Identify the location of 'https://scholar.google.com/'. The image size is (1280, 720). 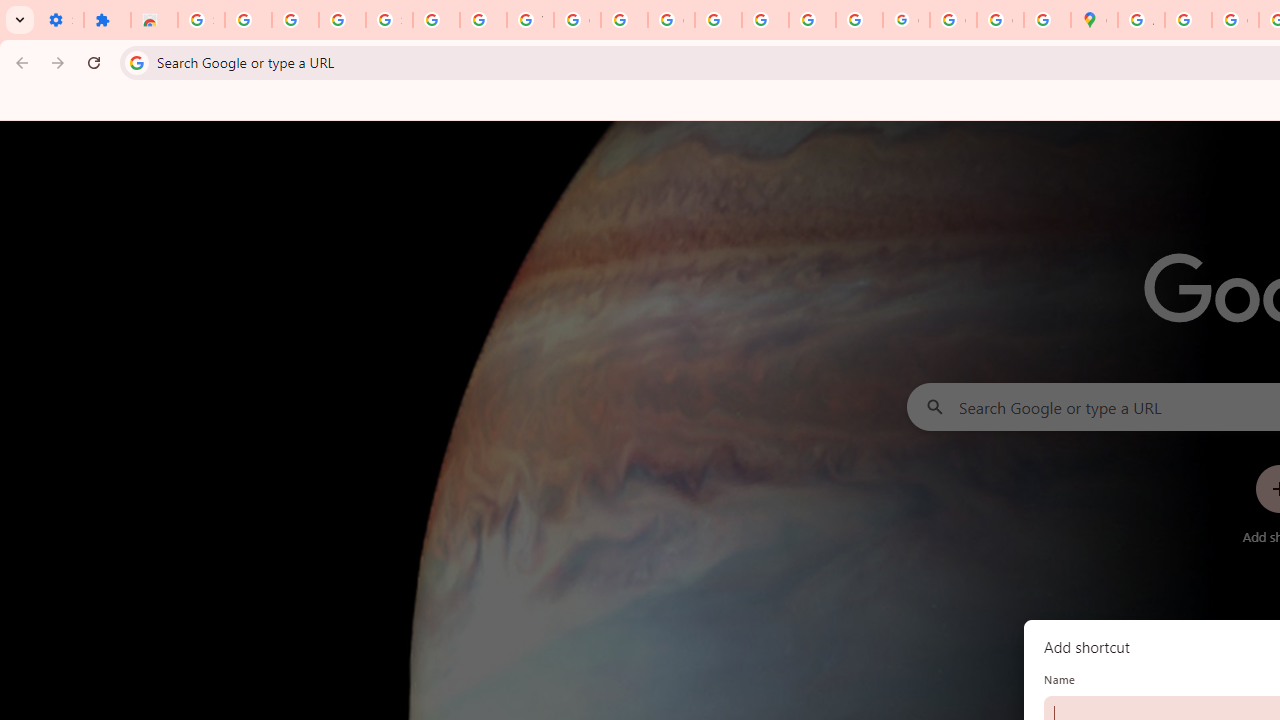
(623, 20).